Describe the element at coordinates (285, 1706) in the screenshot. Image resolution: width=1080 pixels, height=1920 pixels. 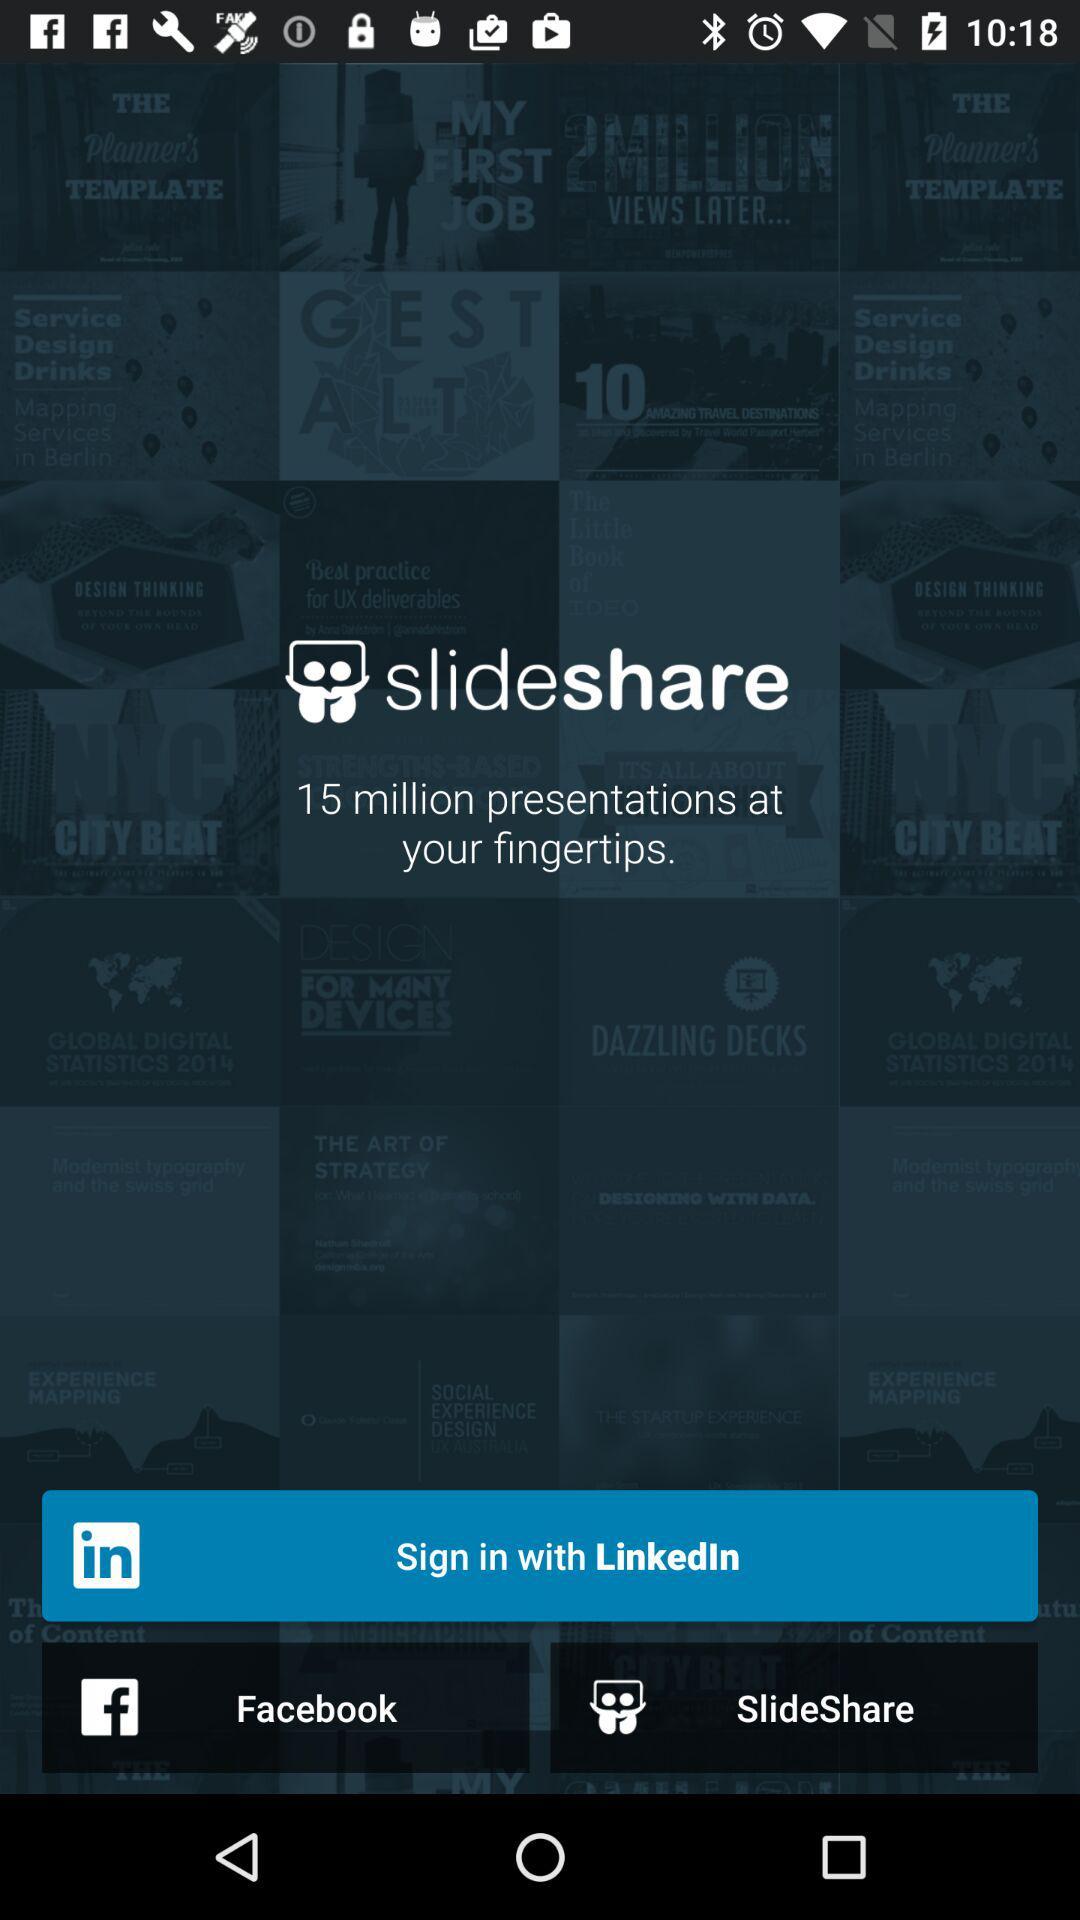
I see `icon at the bottom left corner` at that location.